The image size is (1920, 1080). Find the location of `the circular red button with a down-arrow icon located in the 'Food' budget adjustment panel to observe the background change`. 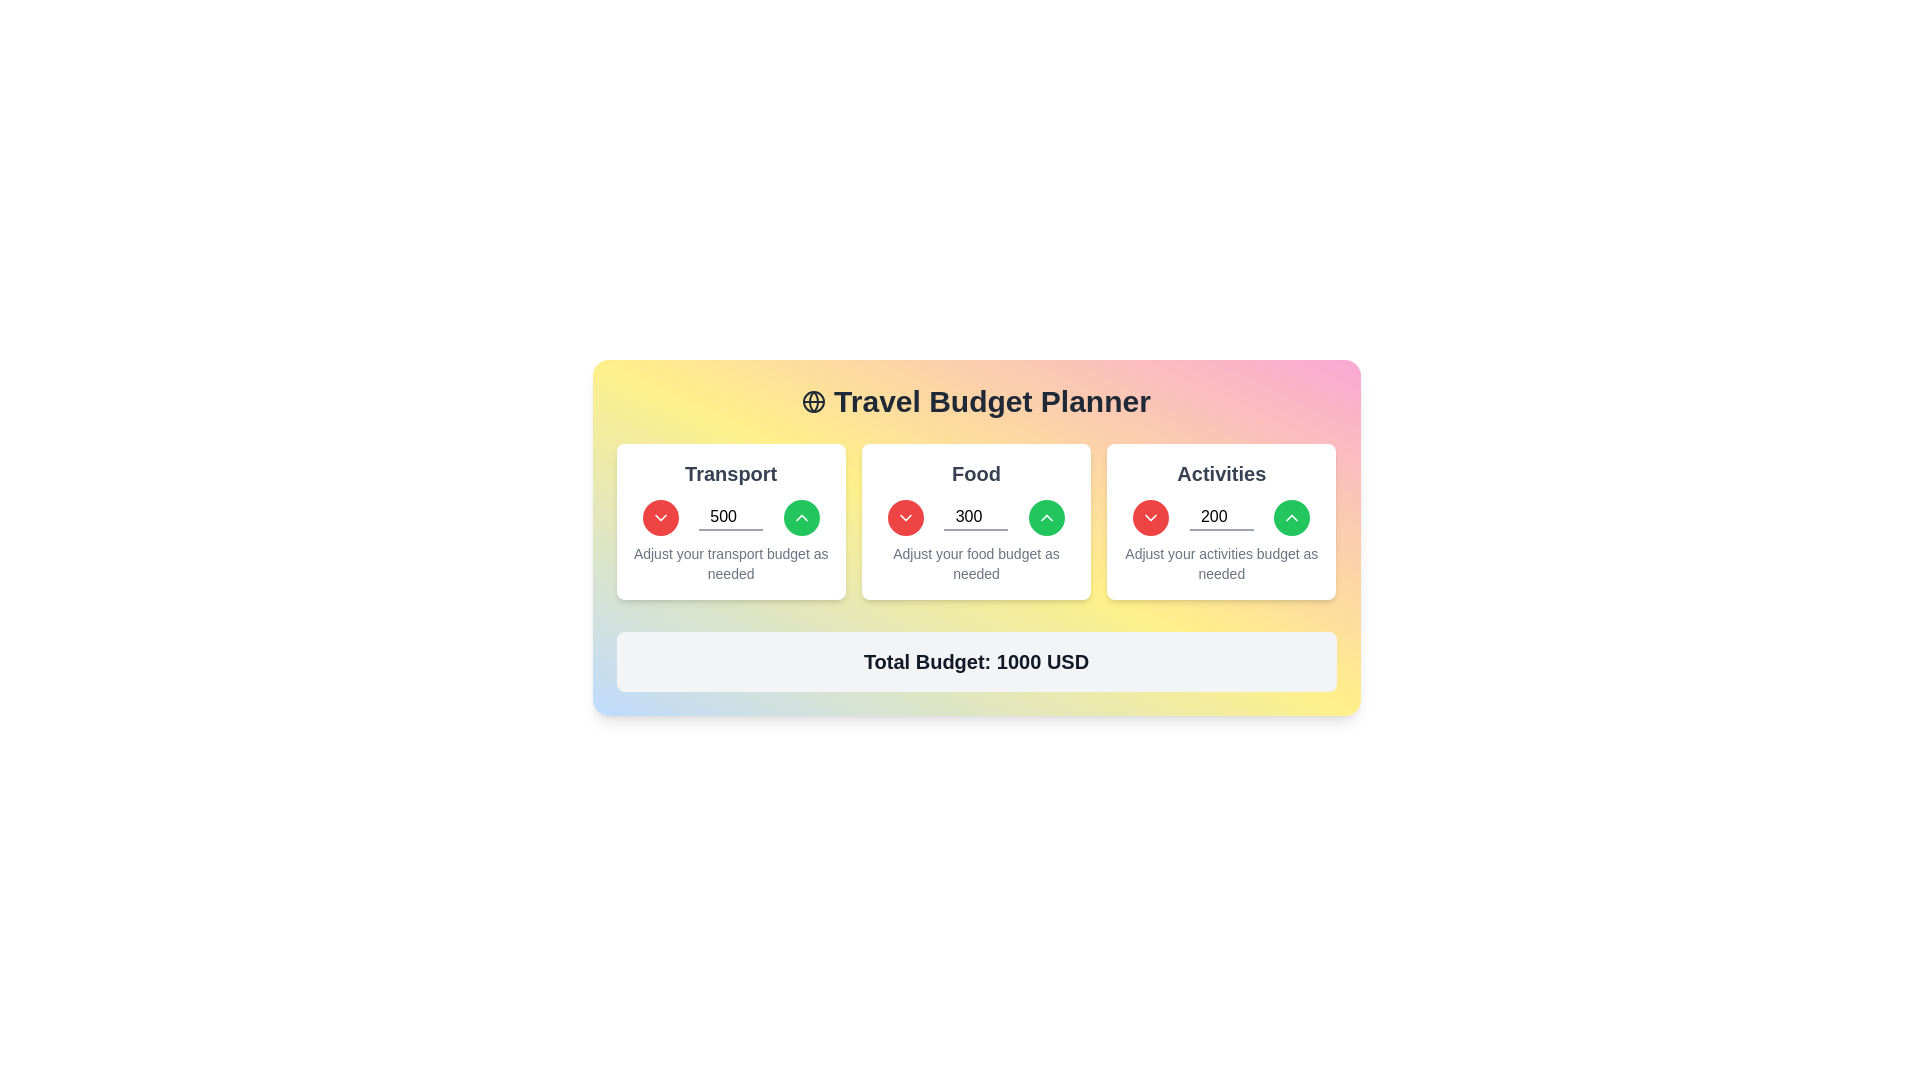

the circular red button with a down-arrow icon located in the 'Food' budget adjustment panel to observe the background change is located at coordinates (905, 516).